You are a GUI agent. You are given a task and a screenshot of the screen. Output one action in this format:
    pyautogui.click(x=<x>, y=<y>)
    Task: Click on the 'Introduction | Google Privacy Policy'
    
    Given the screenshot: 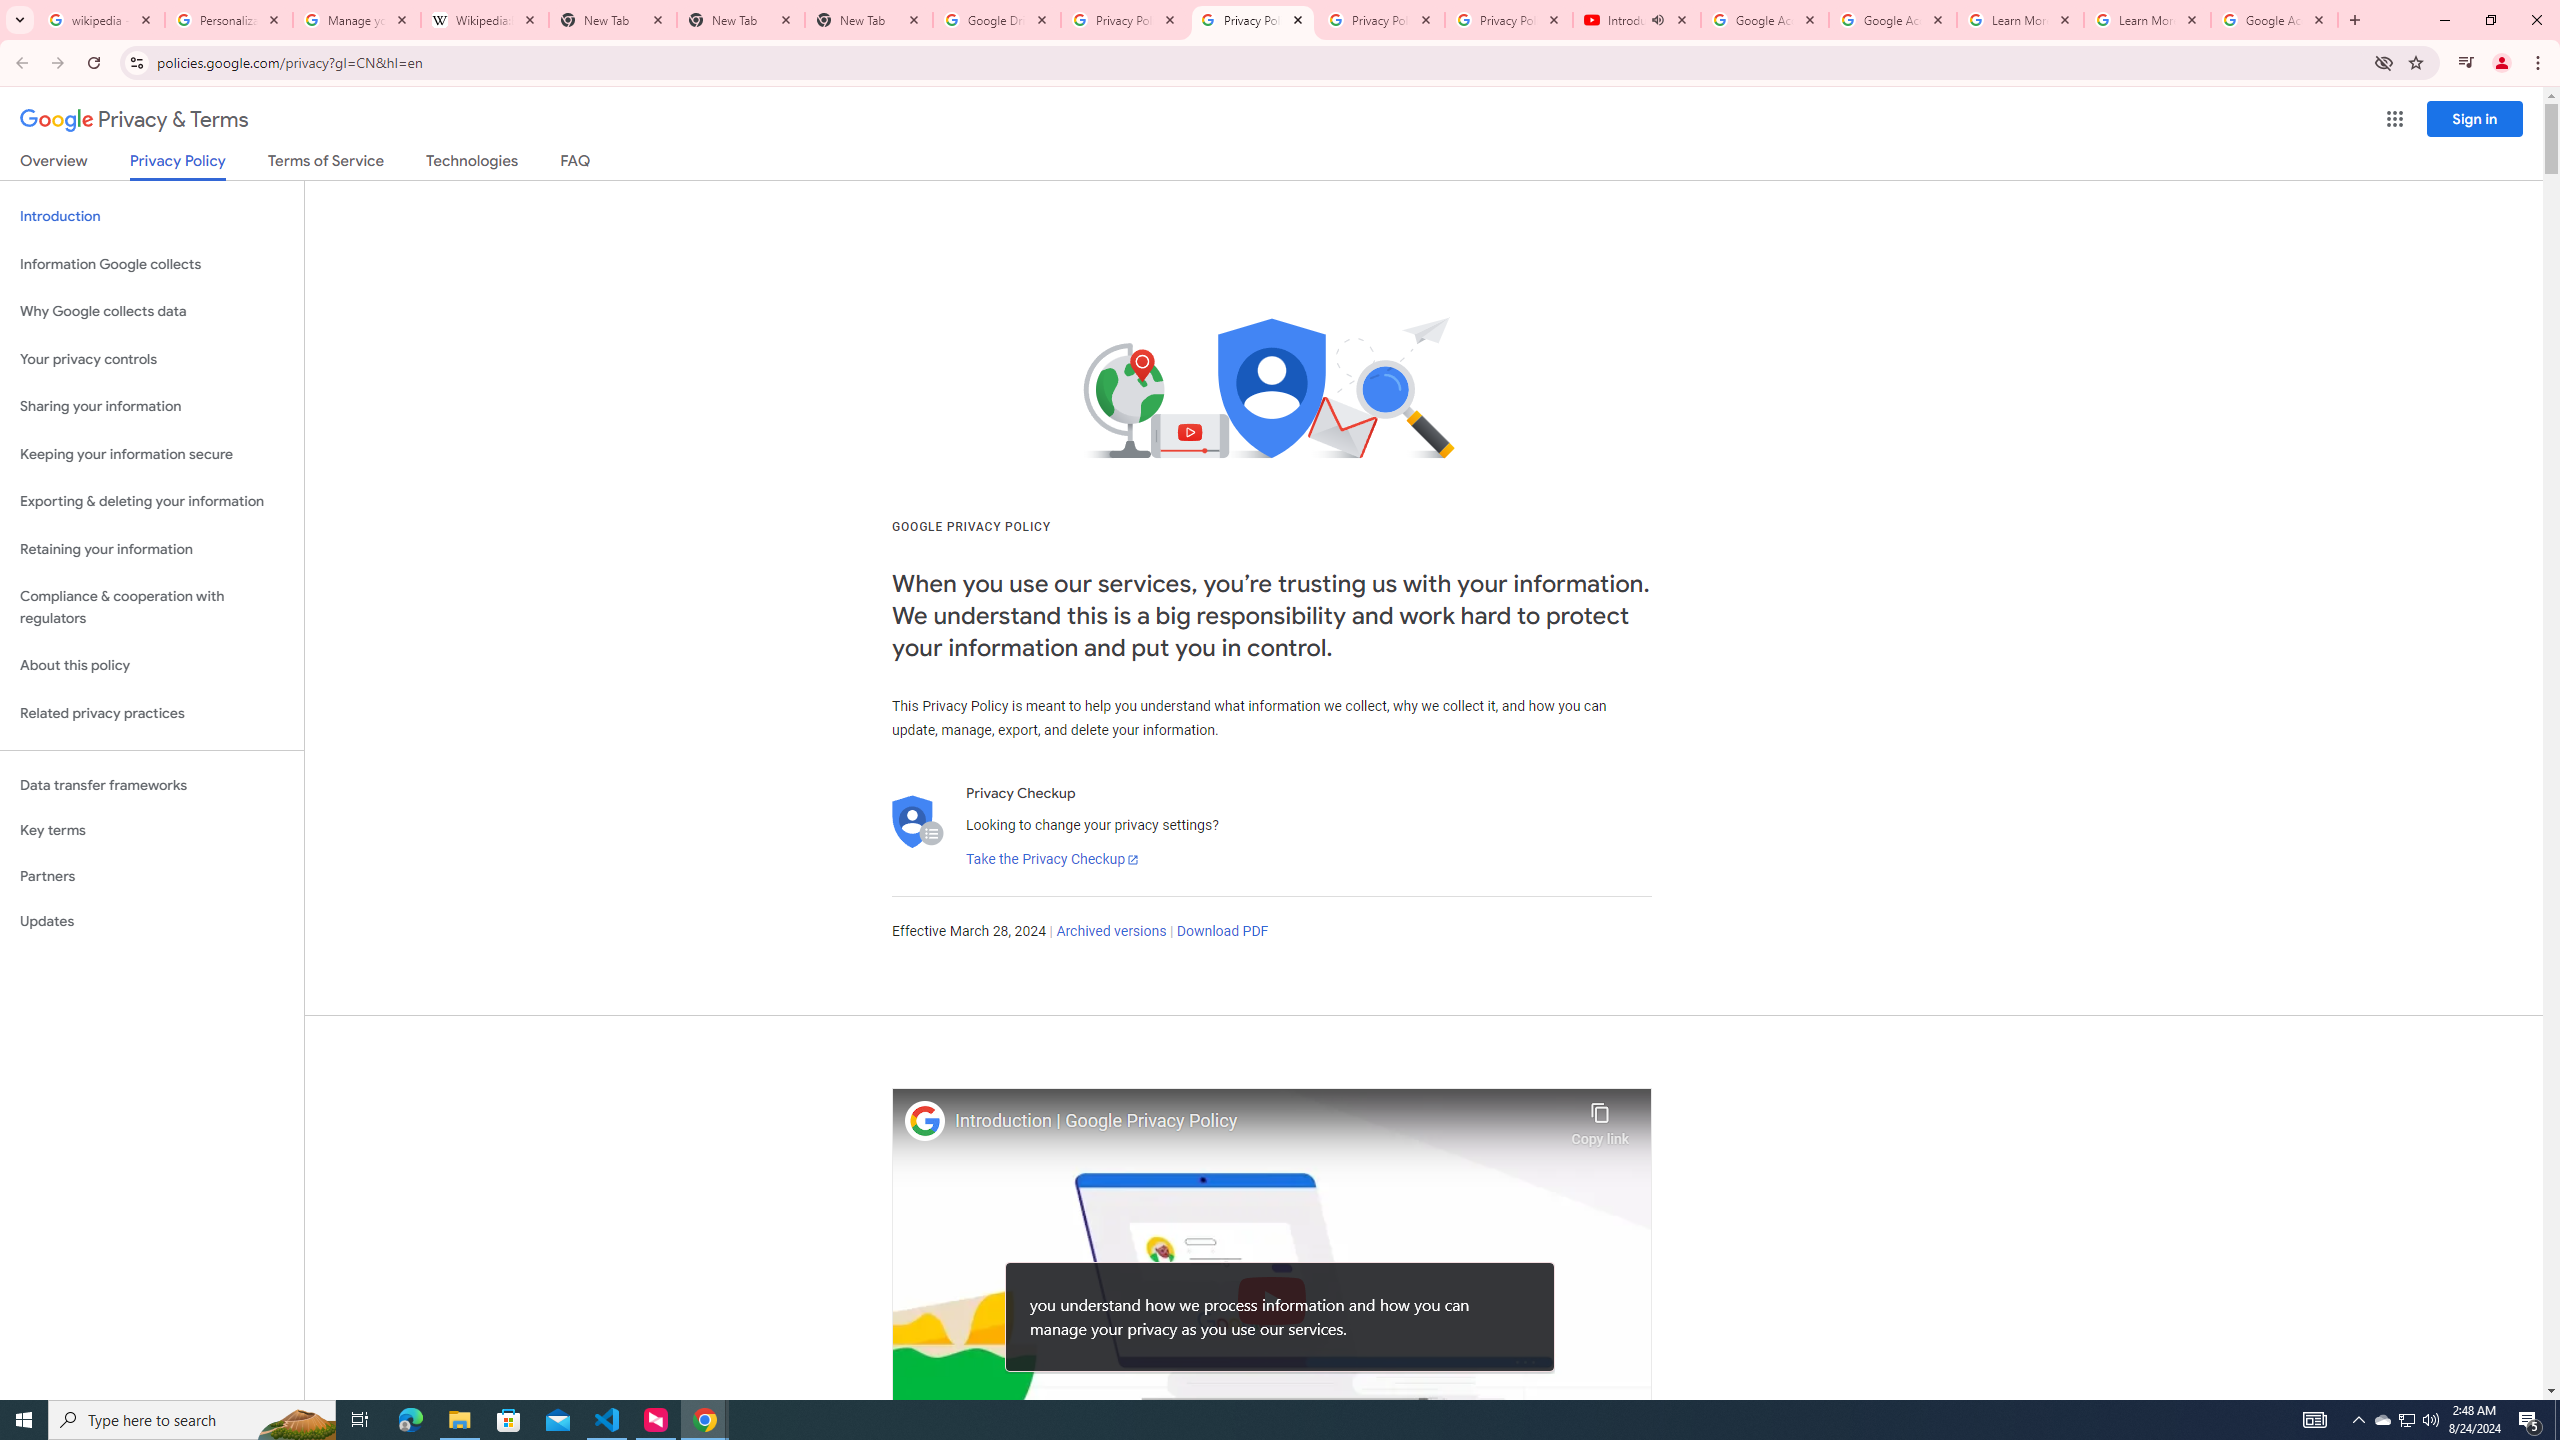 What is the action you would take?
    pyautogui.click(x=1257, y=1121)
    